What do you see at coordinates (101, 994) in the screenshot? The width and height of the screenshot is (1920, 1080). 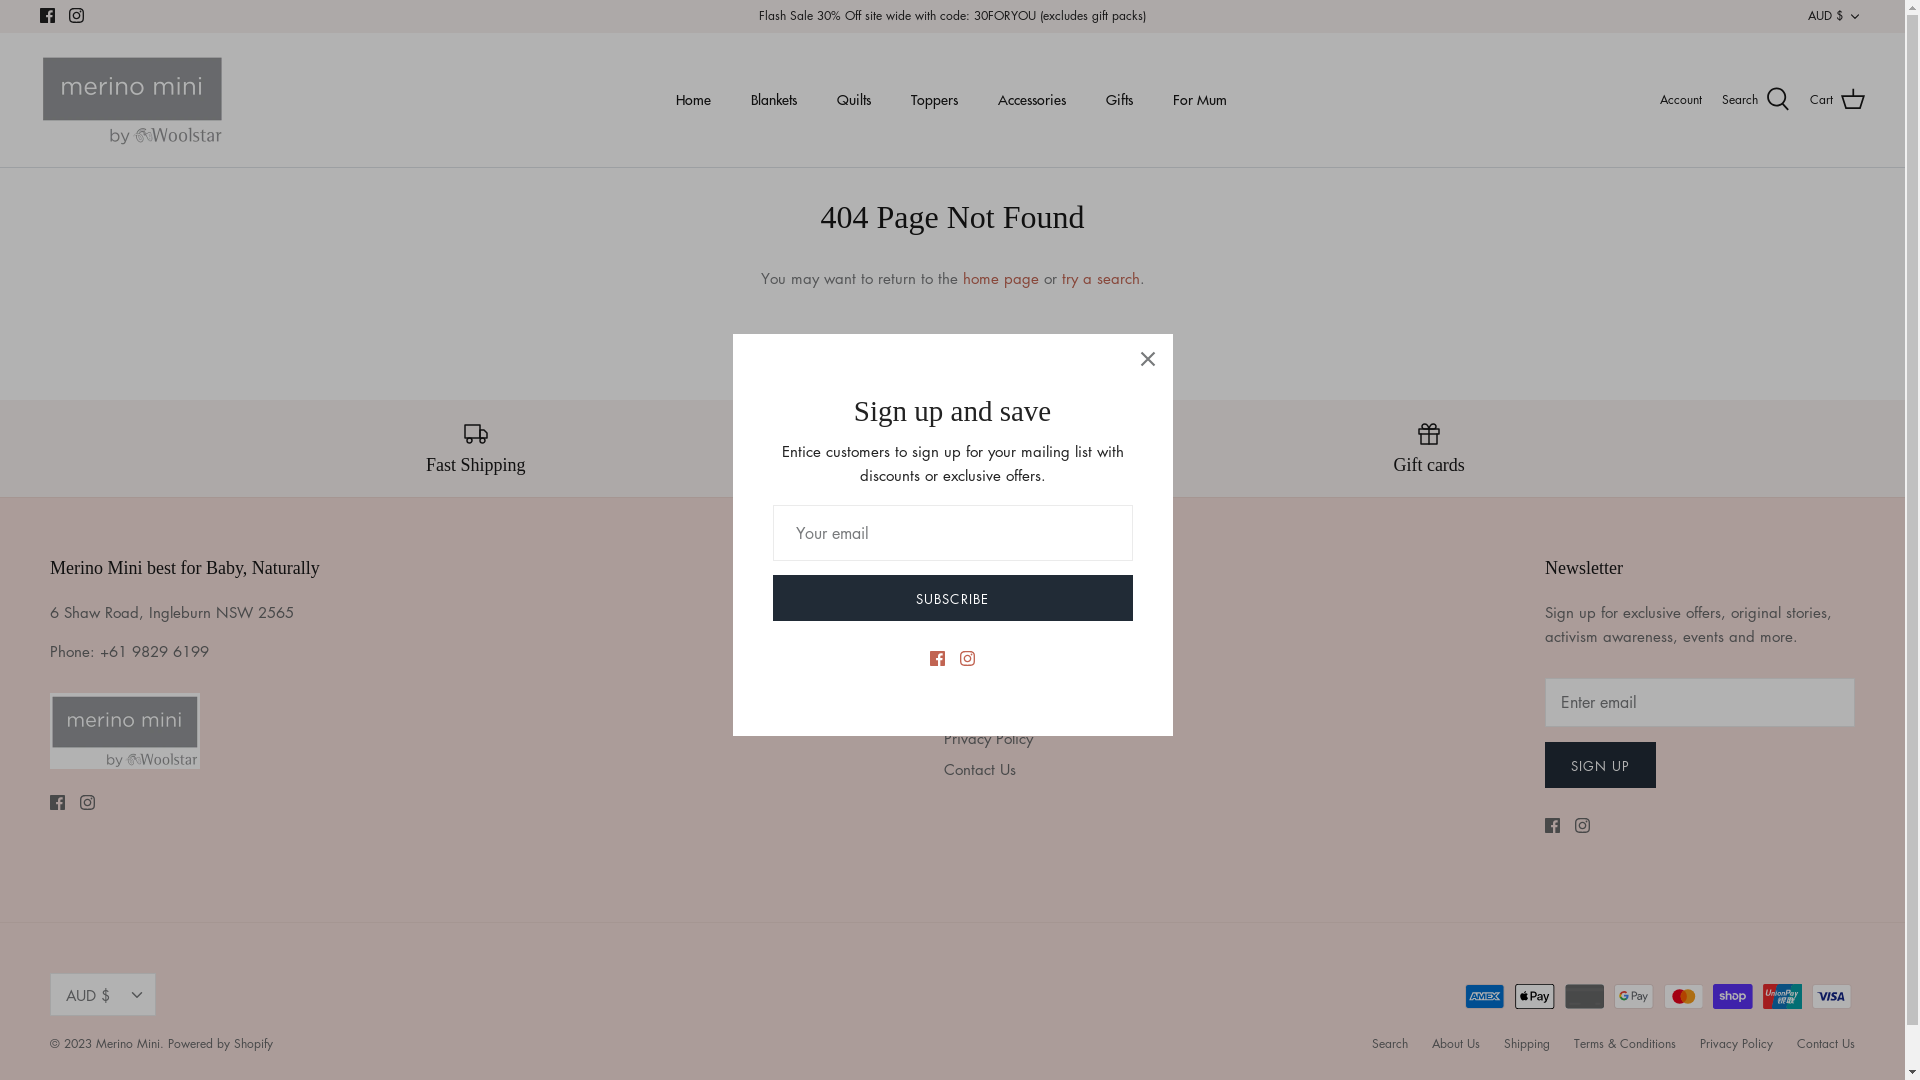 I see `'AUD $` at bounding box center [101, 994].